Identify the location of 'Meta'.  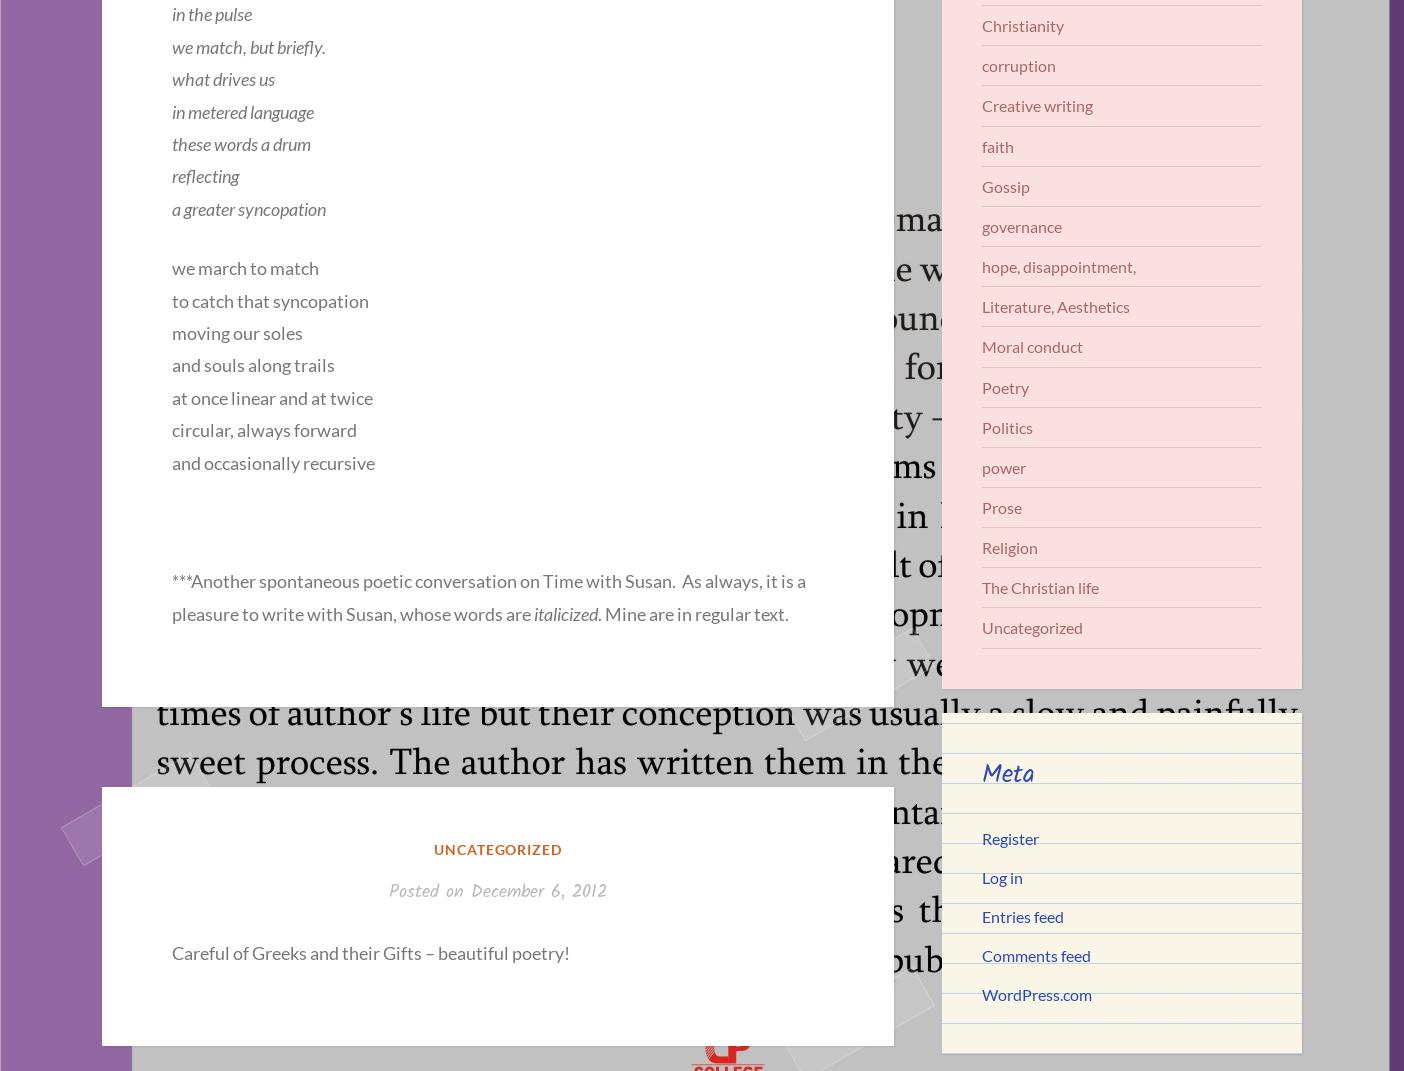
(981, 773).